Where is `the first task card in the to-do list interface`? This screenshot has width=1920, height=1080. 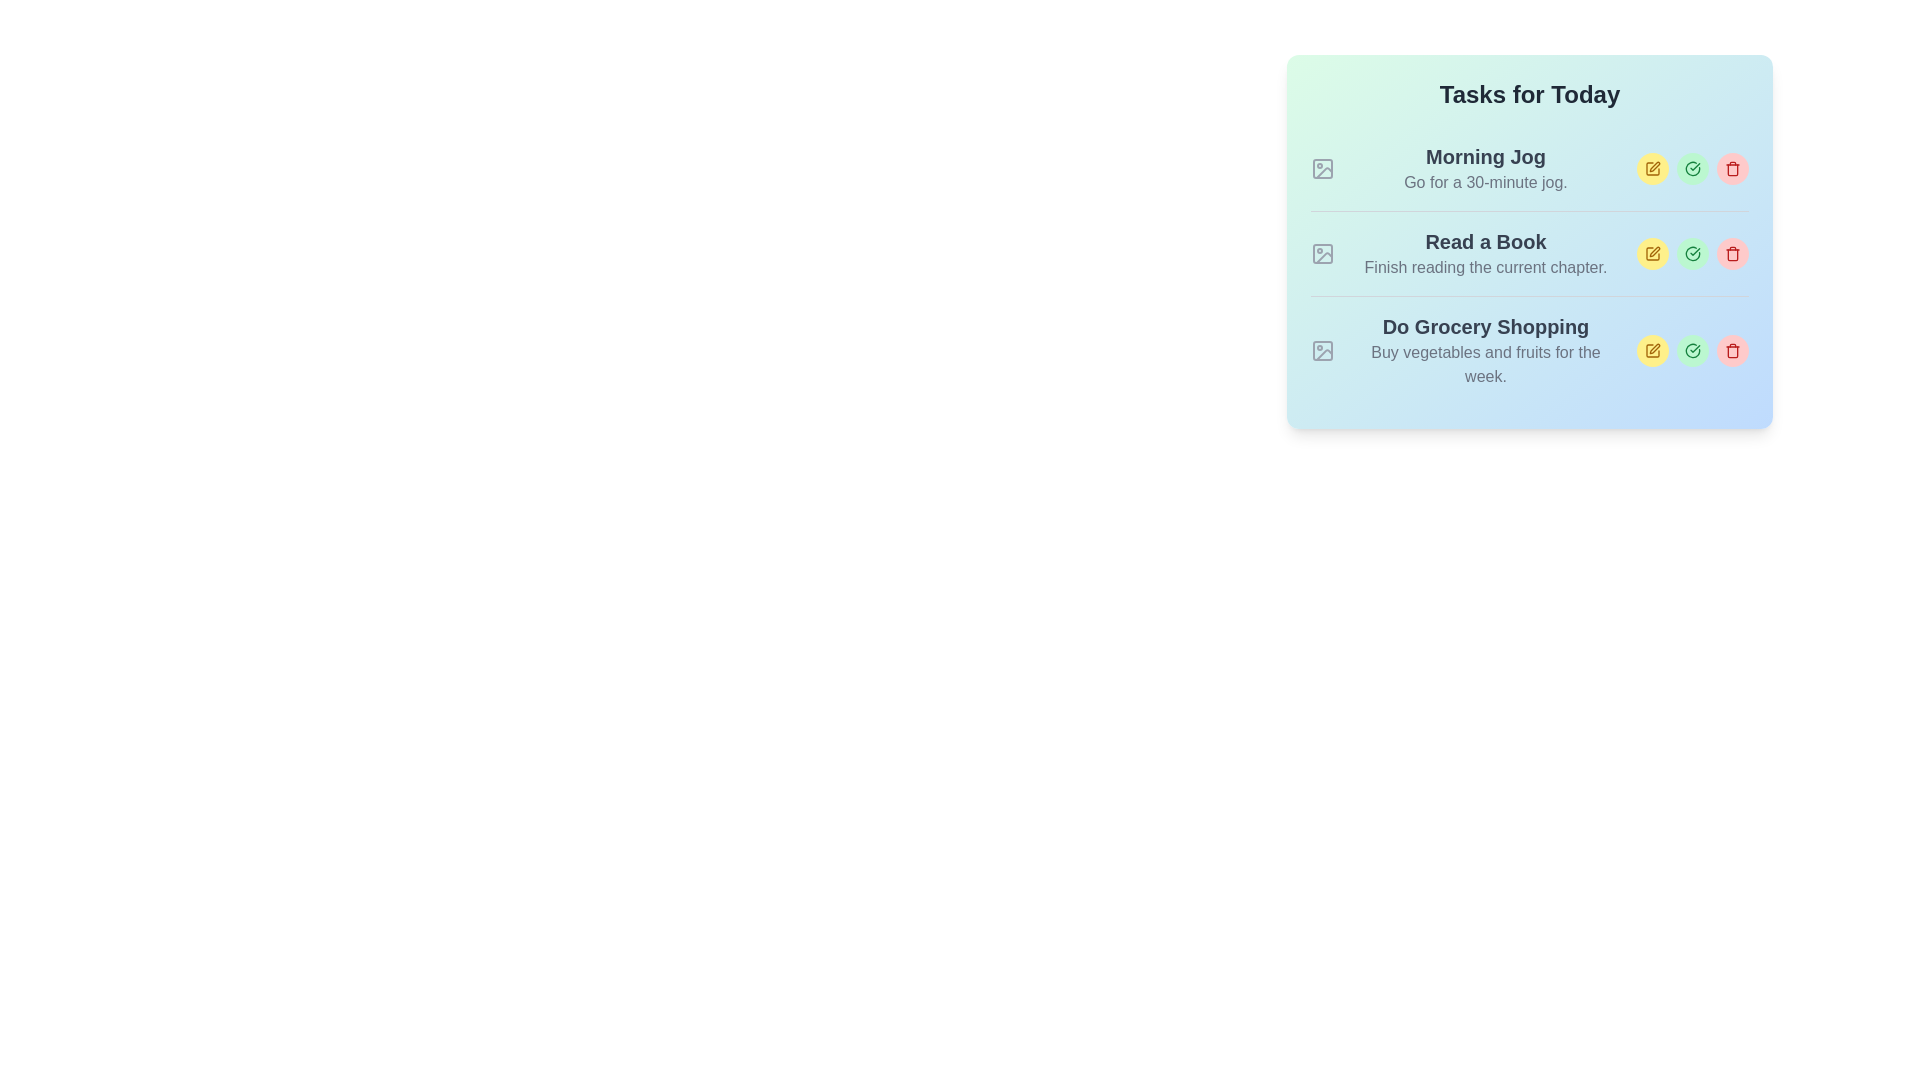
the first task card in the to-do list interface is located at coordinates (1529, 168).